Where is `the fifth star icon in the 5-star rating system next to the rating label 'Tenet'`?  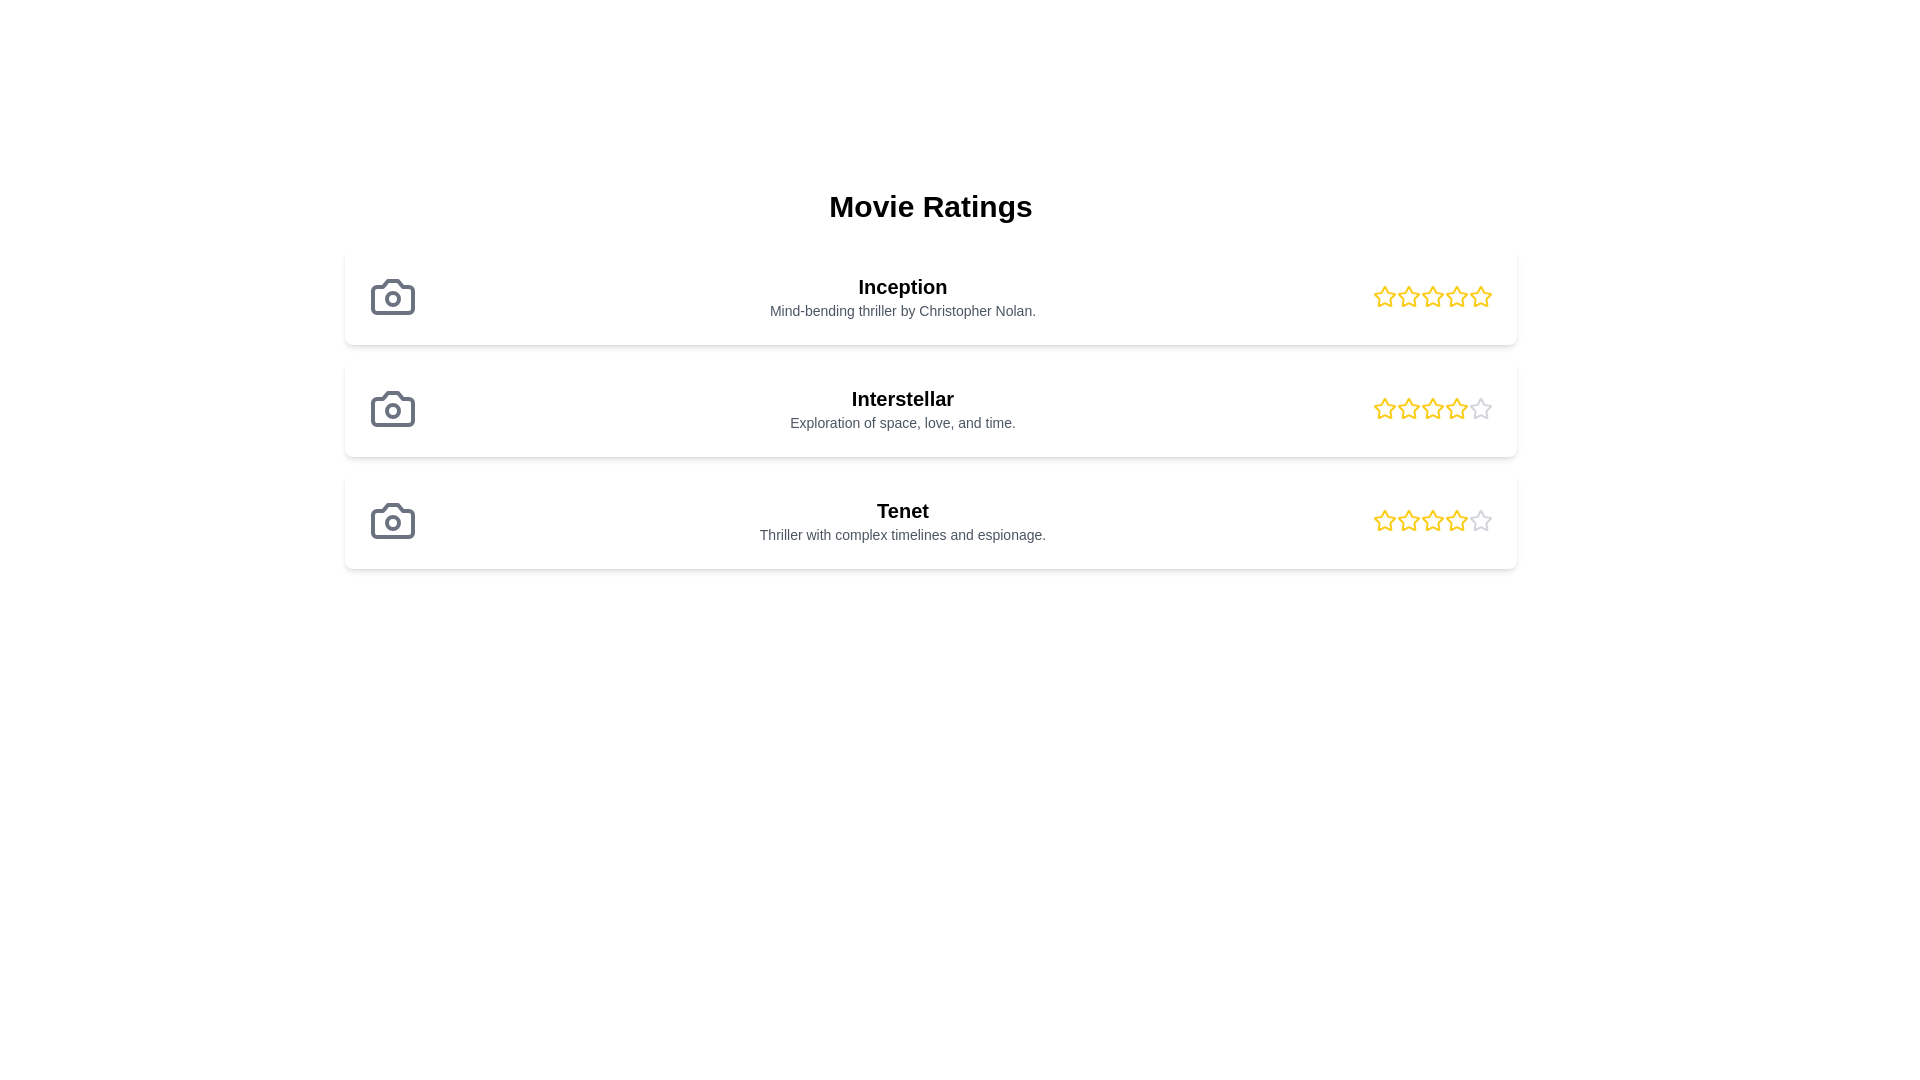
the fifth star icon in the 5-star rating system next to the rating label 'Tenet' is located at coordinates (1481, 519).